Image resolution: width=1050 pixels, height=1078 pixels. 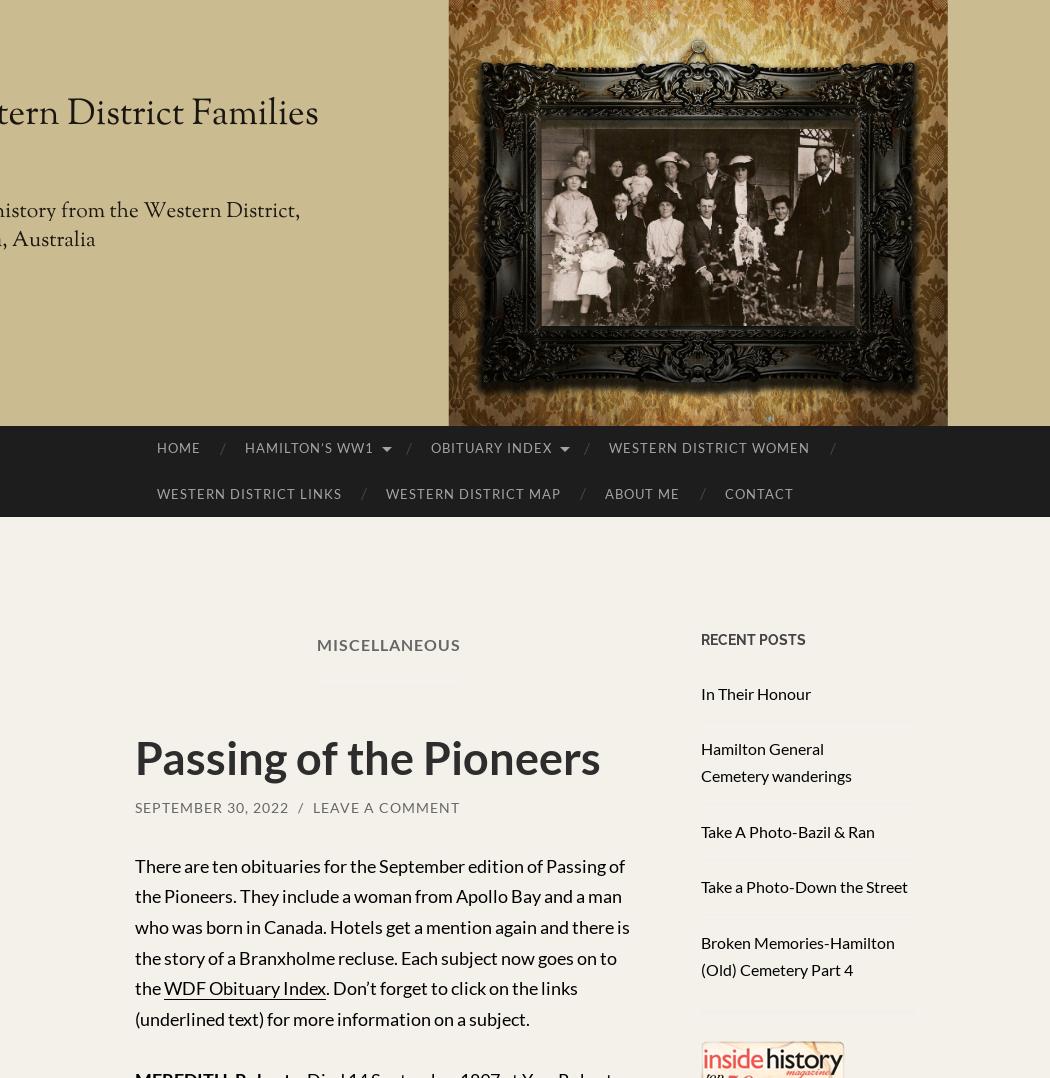 I want to click on 'Broken Memories-Hamilton (Old) Cemetery Part 4', so click(x=795, y=954).